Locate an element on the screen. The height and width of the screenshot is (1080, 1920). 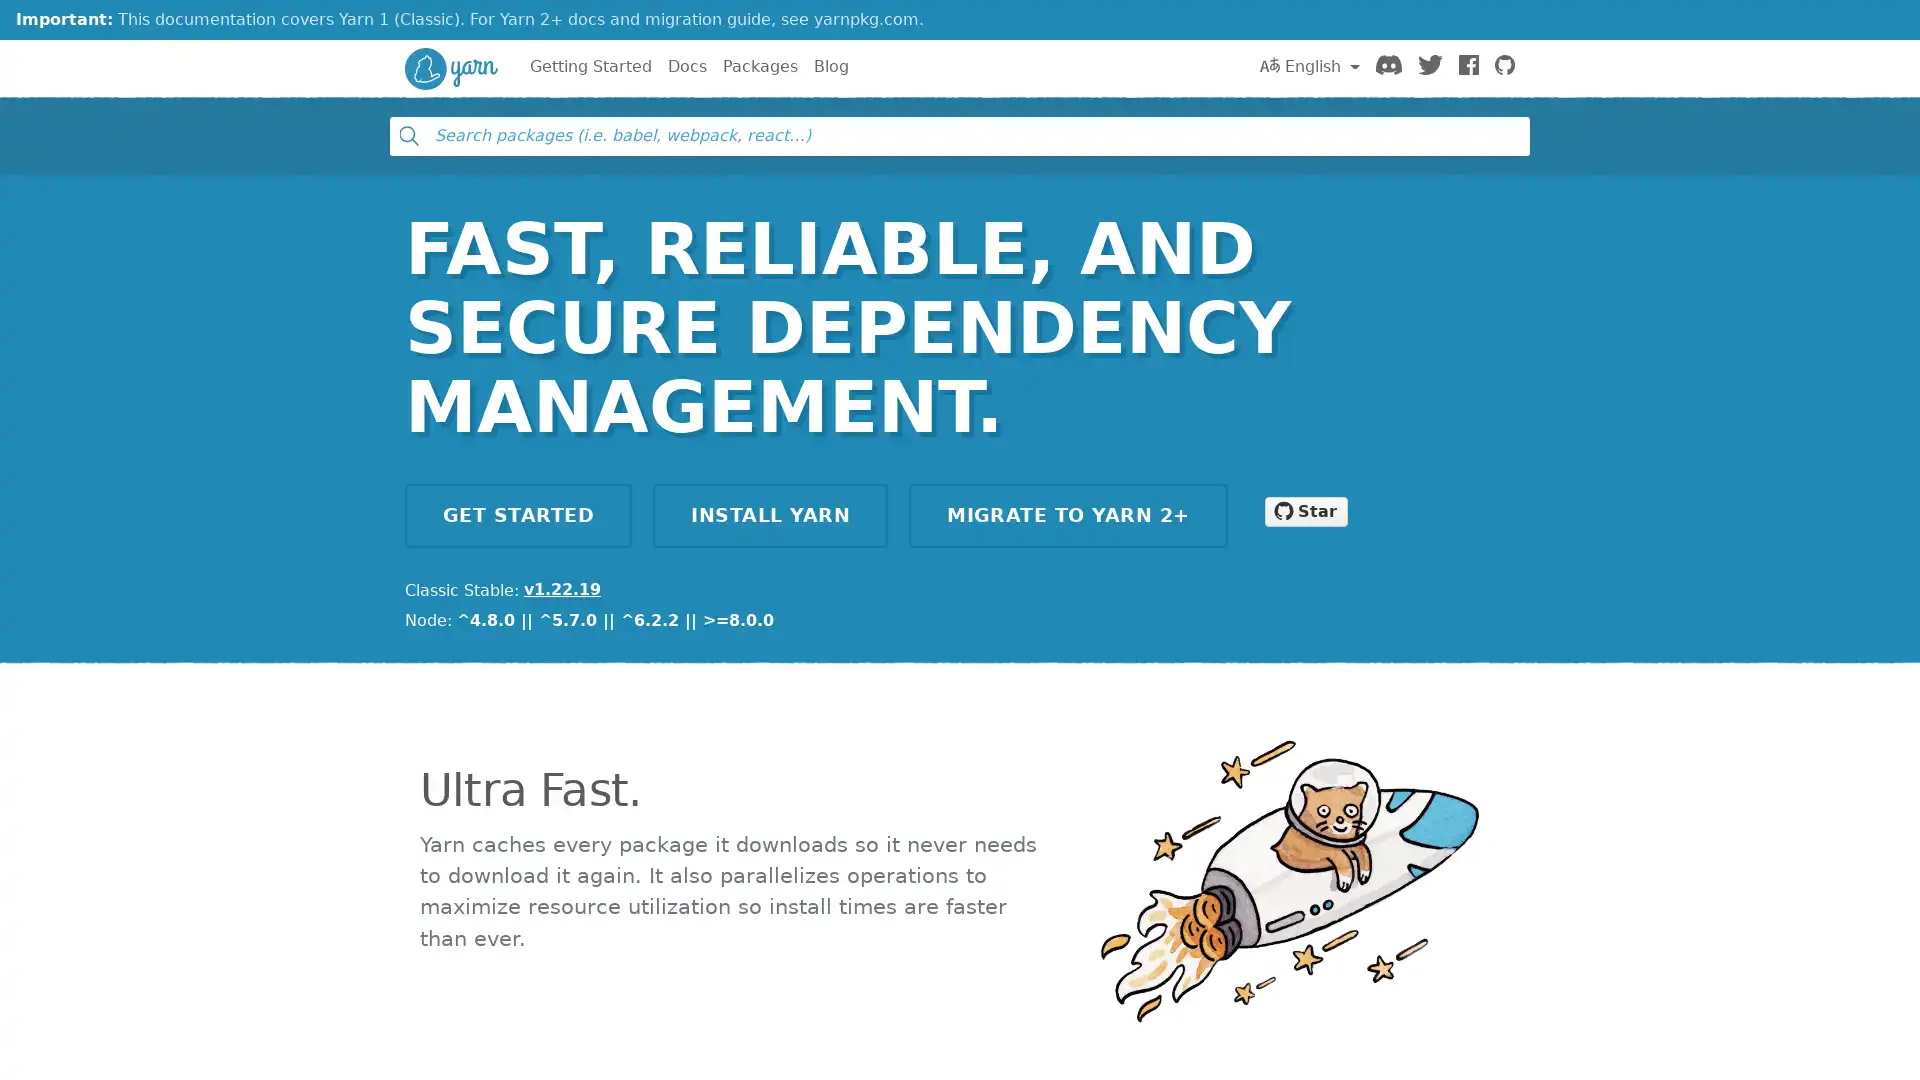
Submit your search query. is located at coordinates (407, 135).